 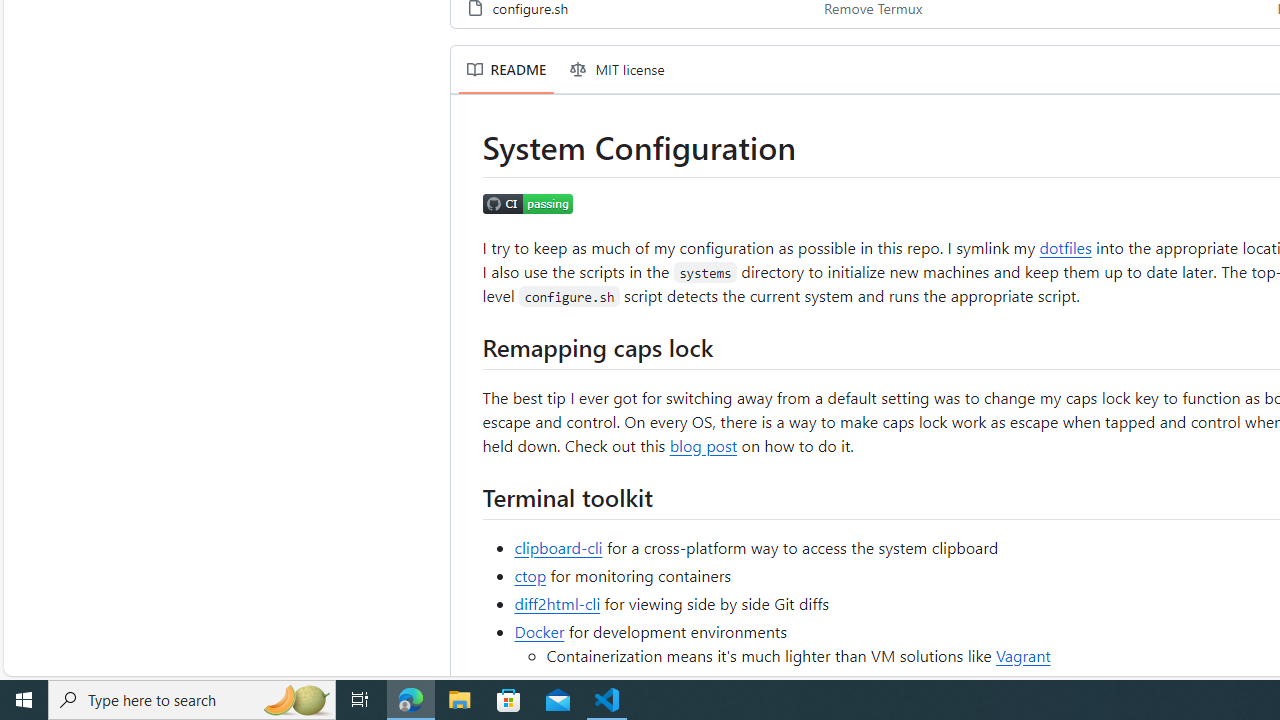 I want to click on 'diff2html-cli', so click(x=558, y=602).